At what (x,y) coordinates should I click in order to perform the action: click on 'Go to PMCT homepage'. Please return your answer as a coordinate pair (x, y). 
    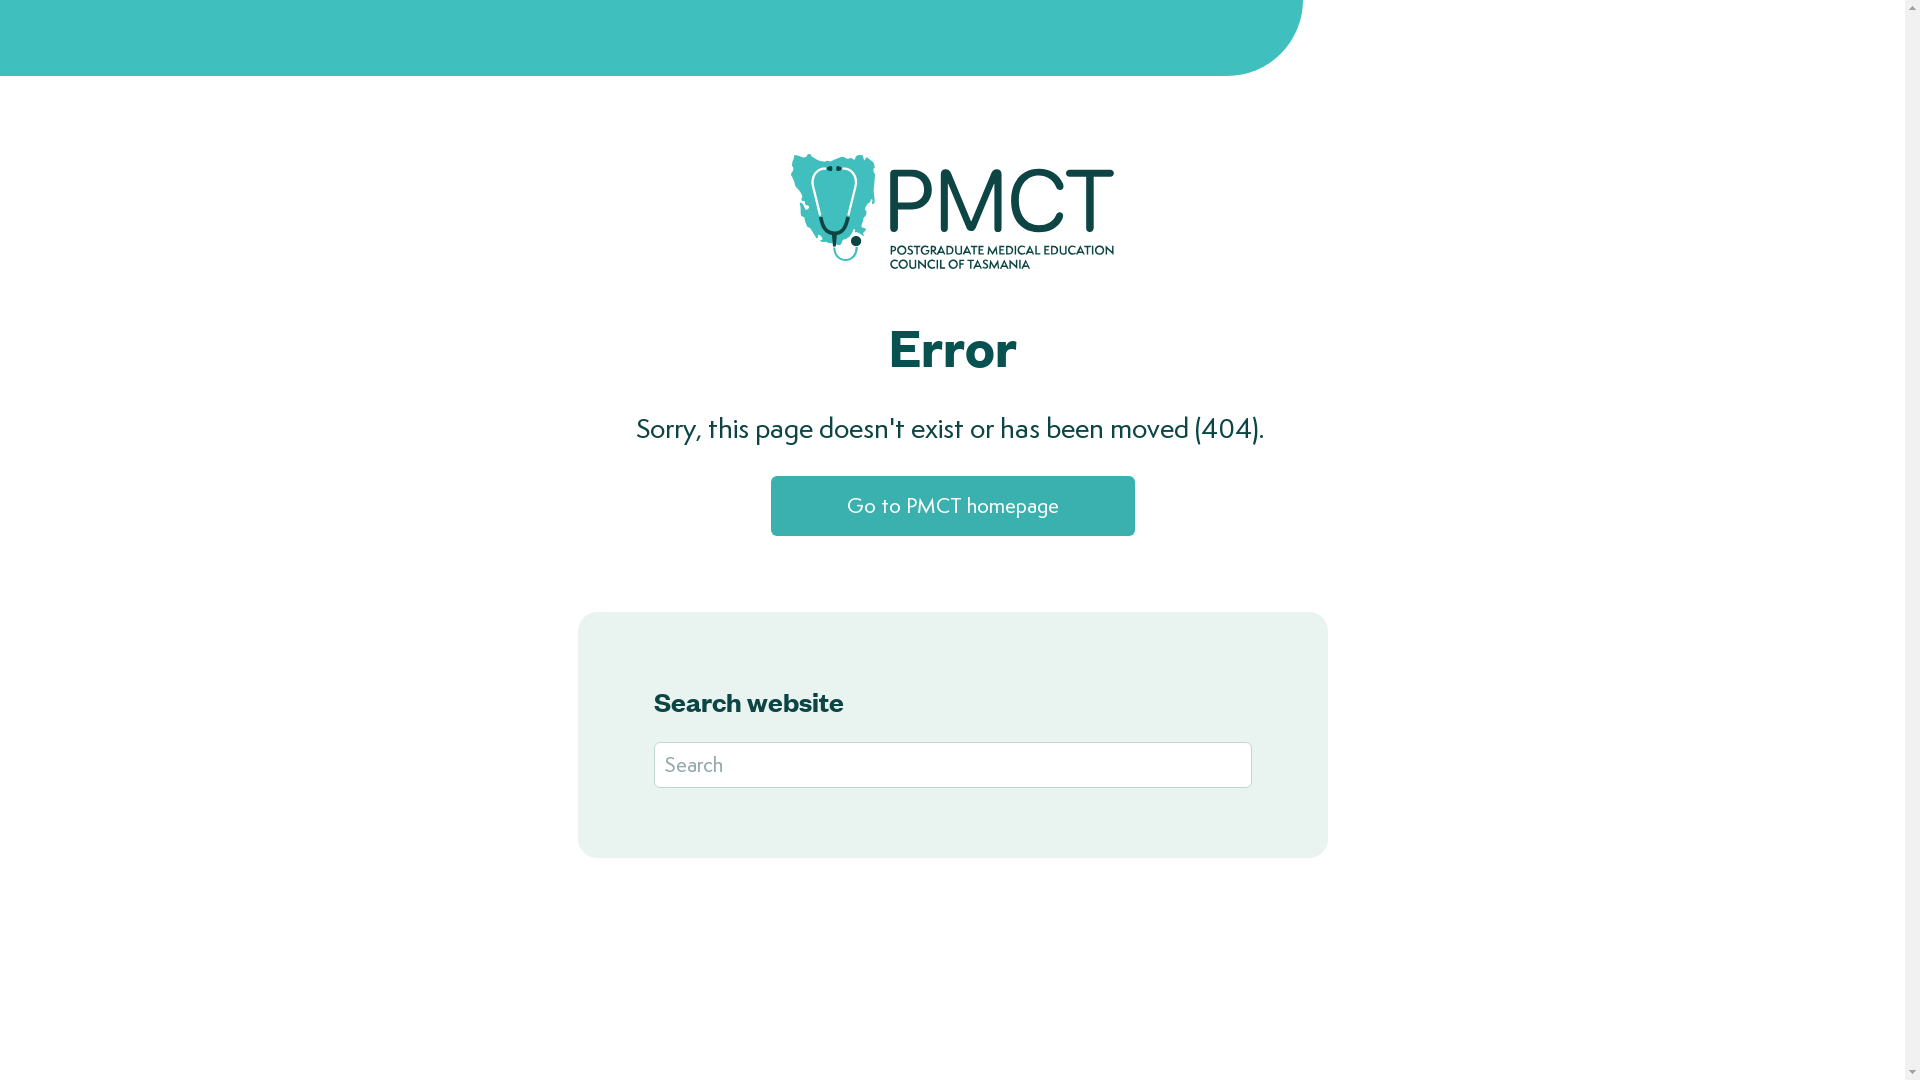
    Looking at the image, I should click on (950, 504).